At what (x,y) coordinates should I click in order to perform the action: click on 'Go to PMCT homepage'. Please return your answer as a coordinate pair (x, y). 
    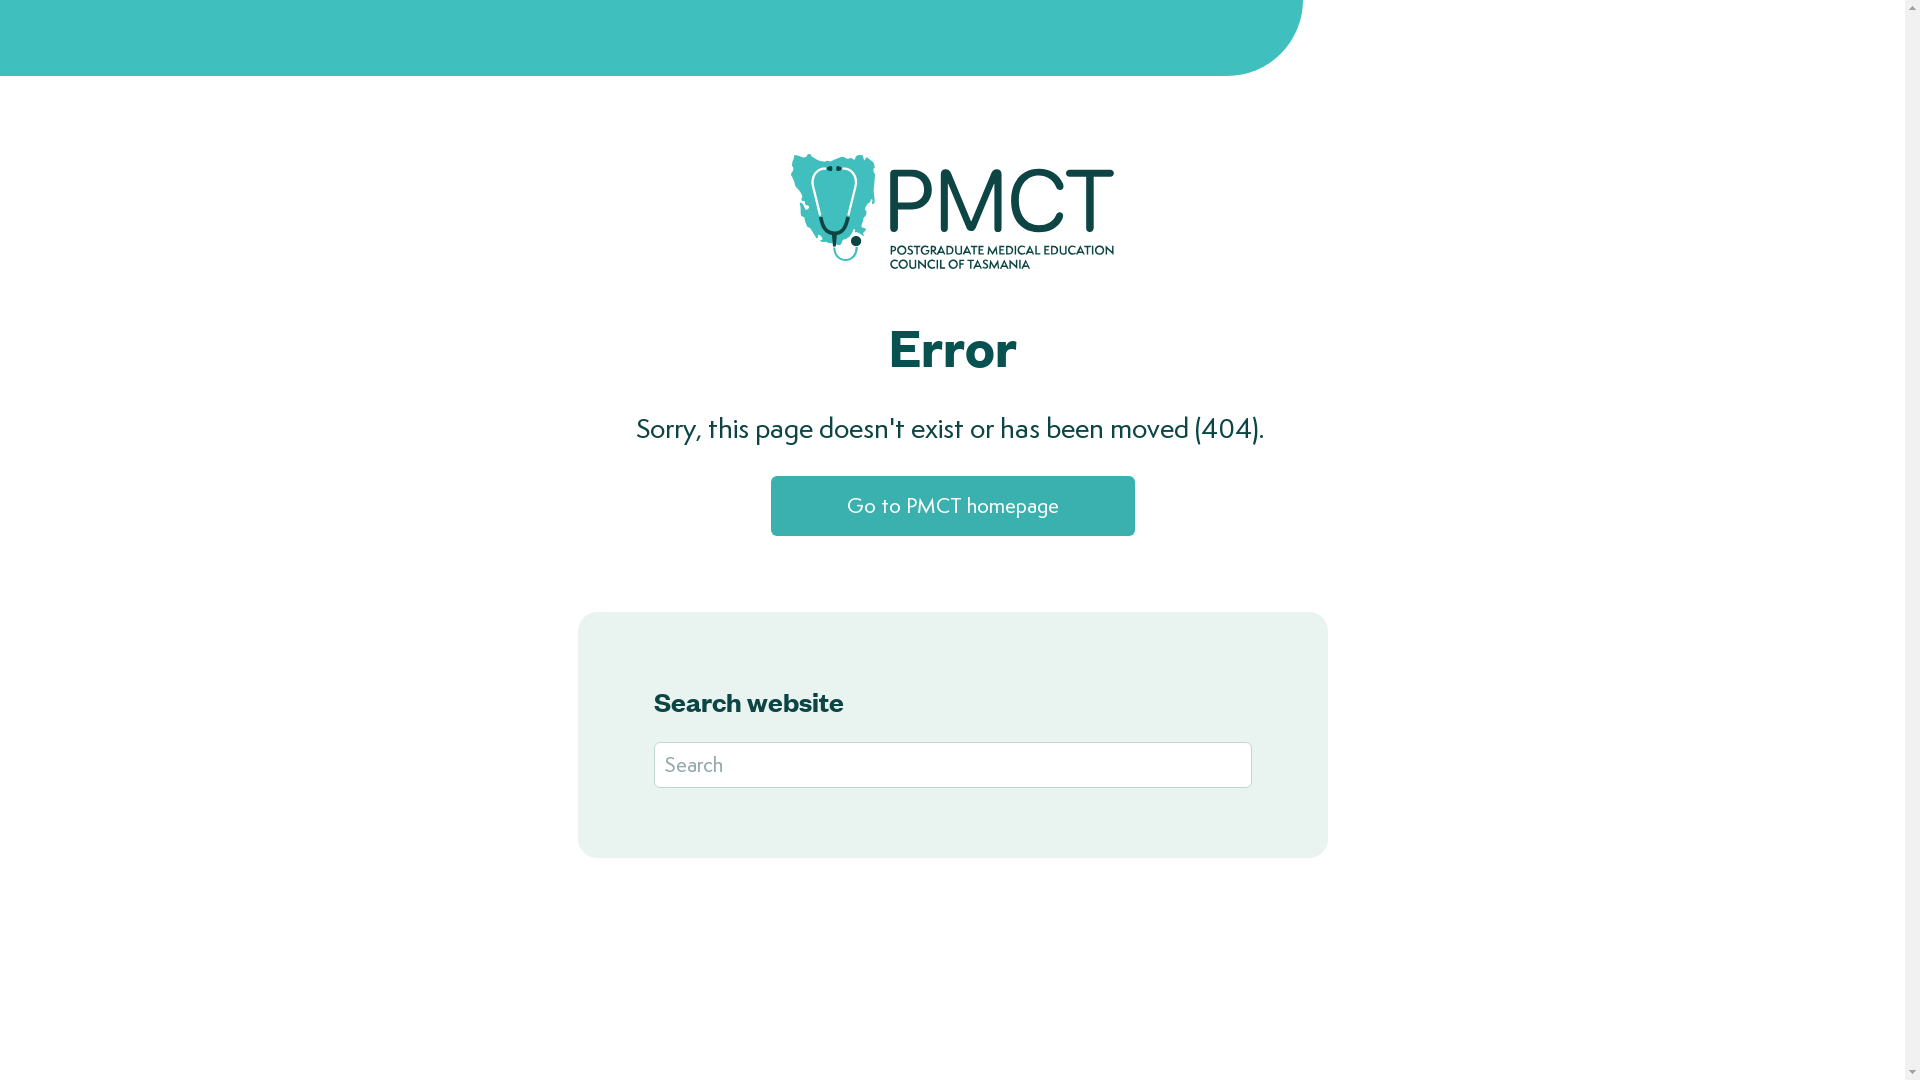
    Looking at the image, I should click on (950, 504).